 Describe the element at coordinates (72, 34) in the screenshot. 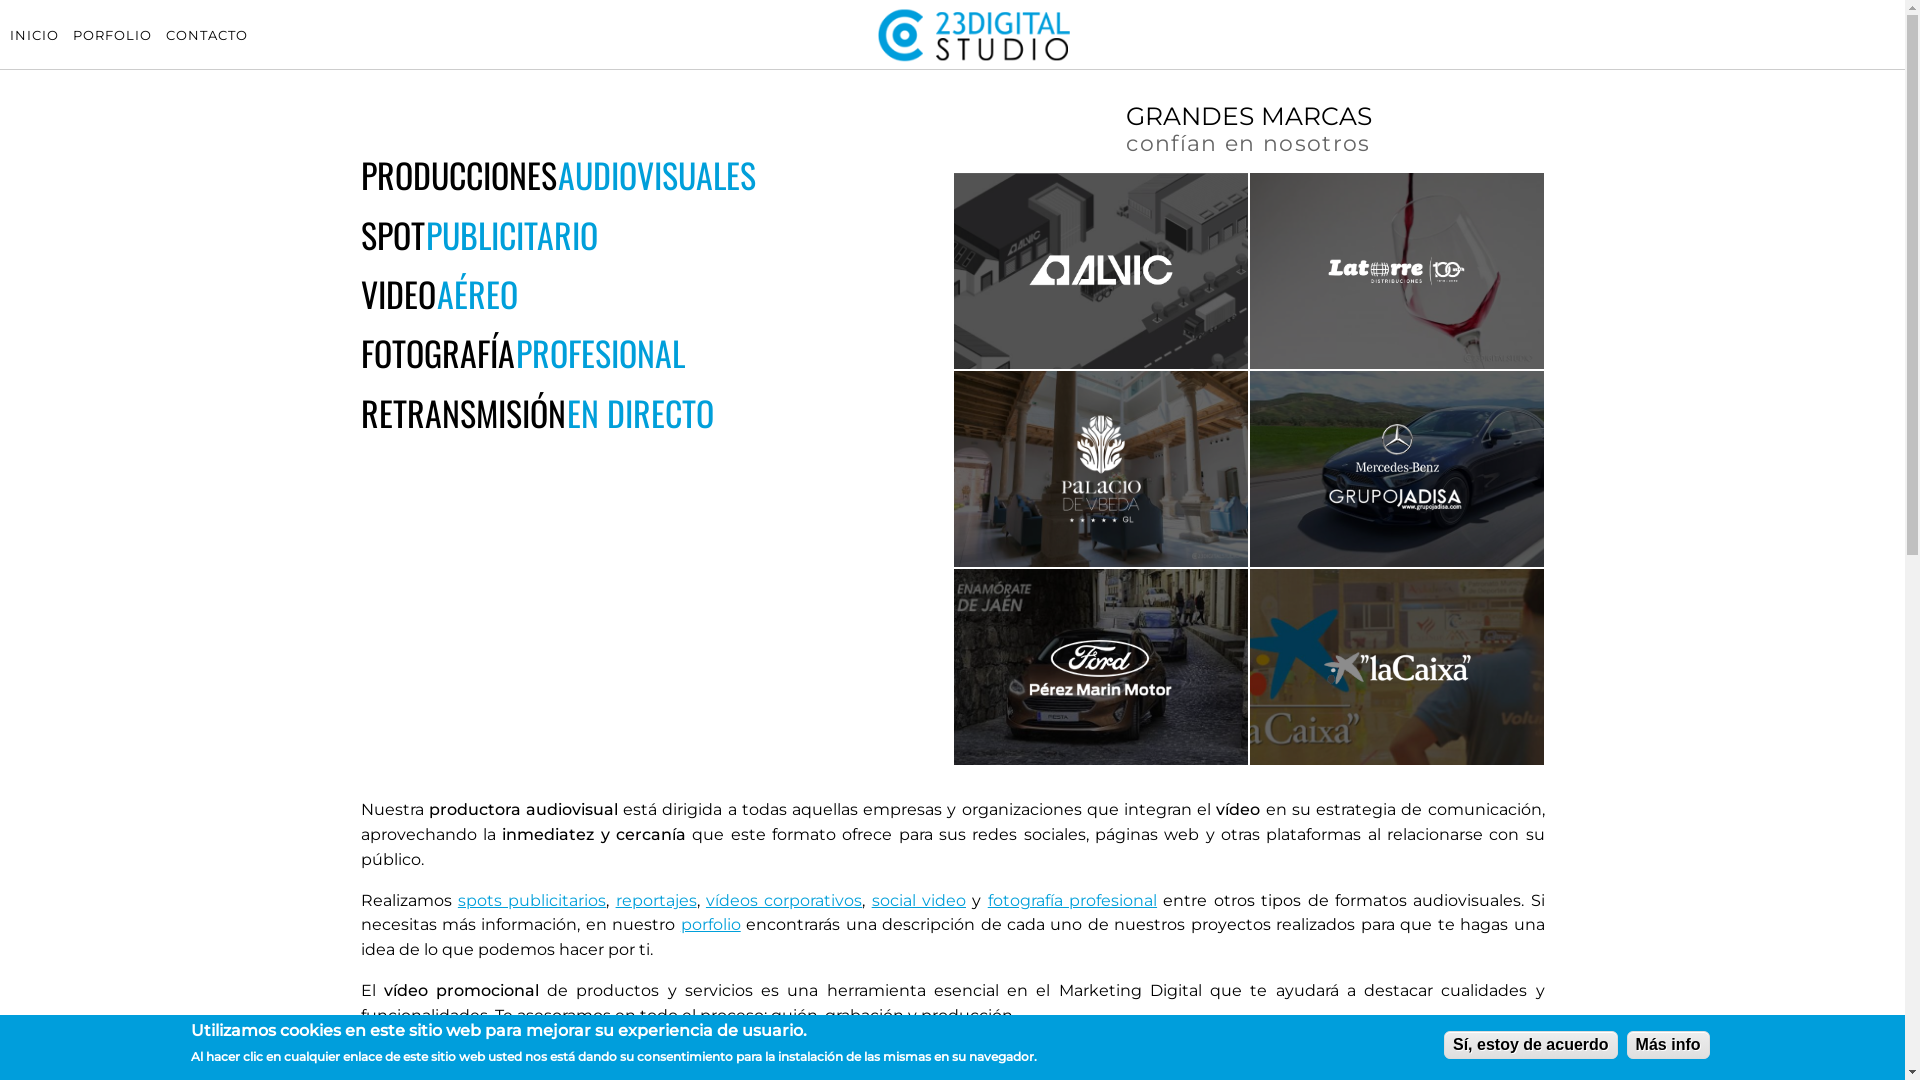

I see `'PORFOLIO'` at that location.